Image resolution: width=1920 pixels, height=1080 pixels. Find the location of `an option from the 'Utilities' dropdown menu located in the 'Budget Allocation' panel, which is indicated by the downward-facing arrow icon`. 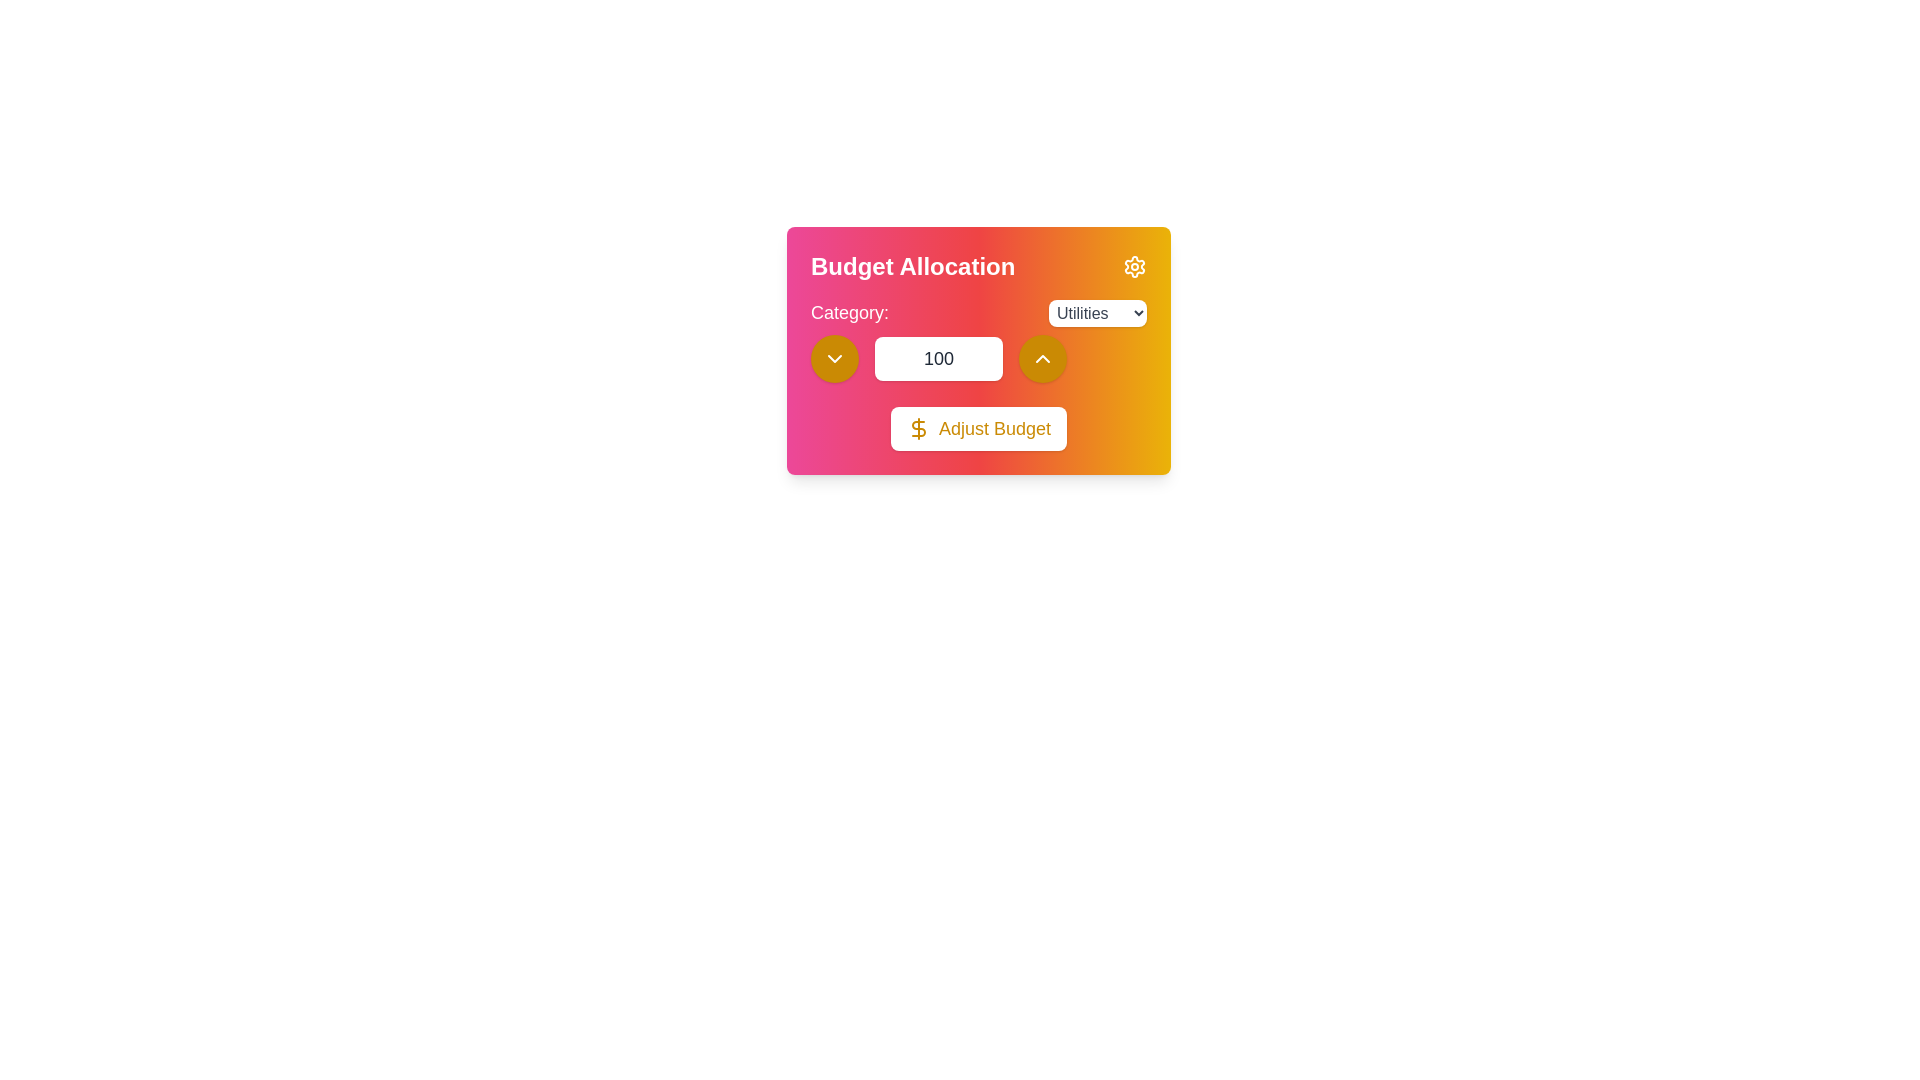

an option from the 'Utilities' dropdown menu located in the 'Budget Allocation' panel, which is indicated by the downward-facing arrow icon is located at coordinates (1097, 312).